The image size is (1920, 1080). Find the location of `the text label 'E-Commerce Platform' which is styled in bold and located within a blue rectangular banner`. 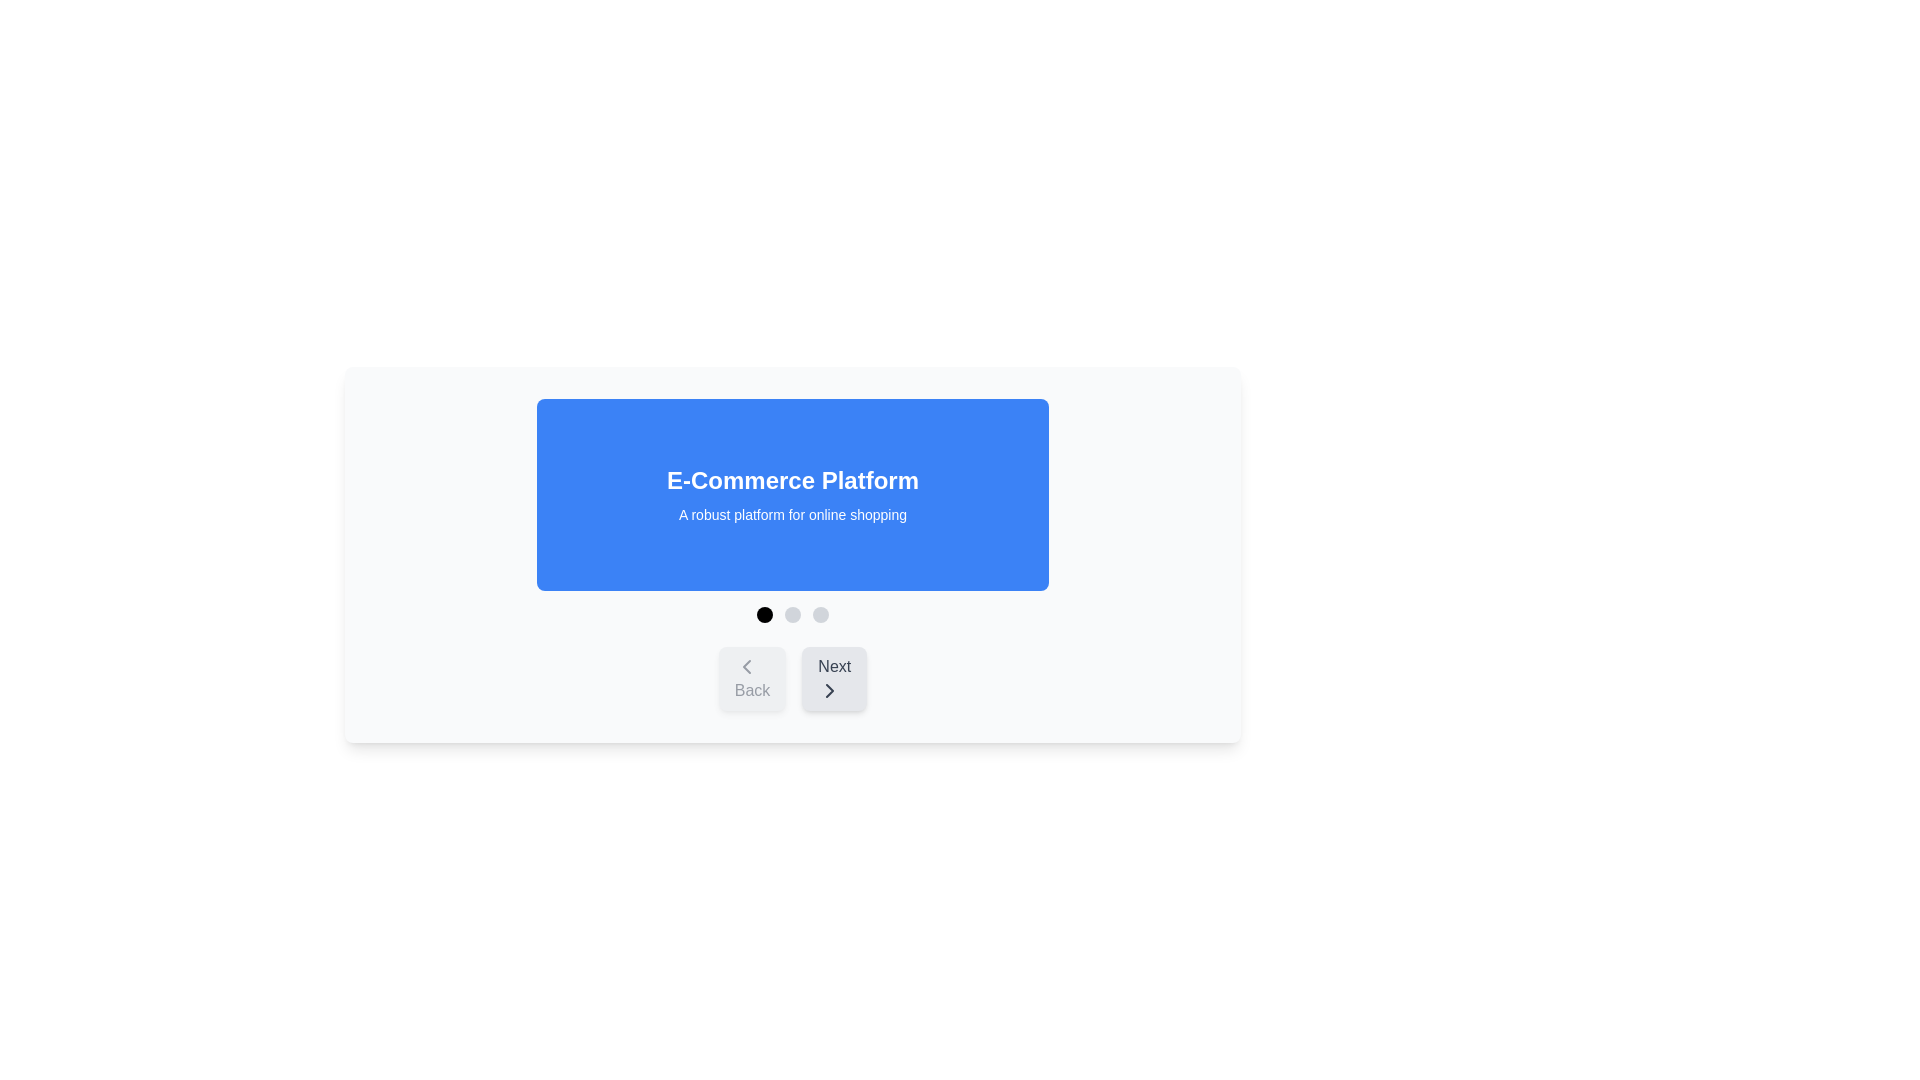

the text label 'E-Commerce Platform' which is styled in bold and located within a blue rectangular banner is located at coordinates (791, 481).